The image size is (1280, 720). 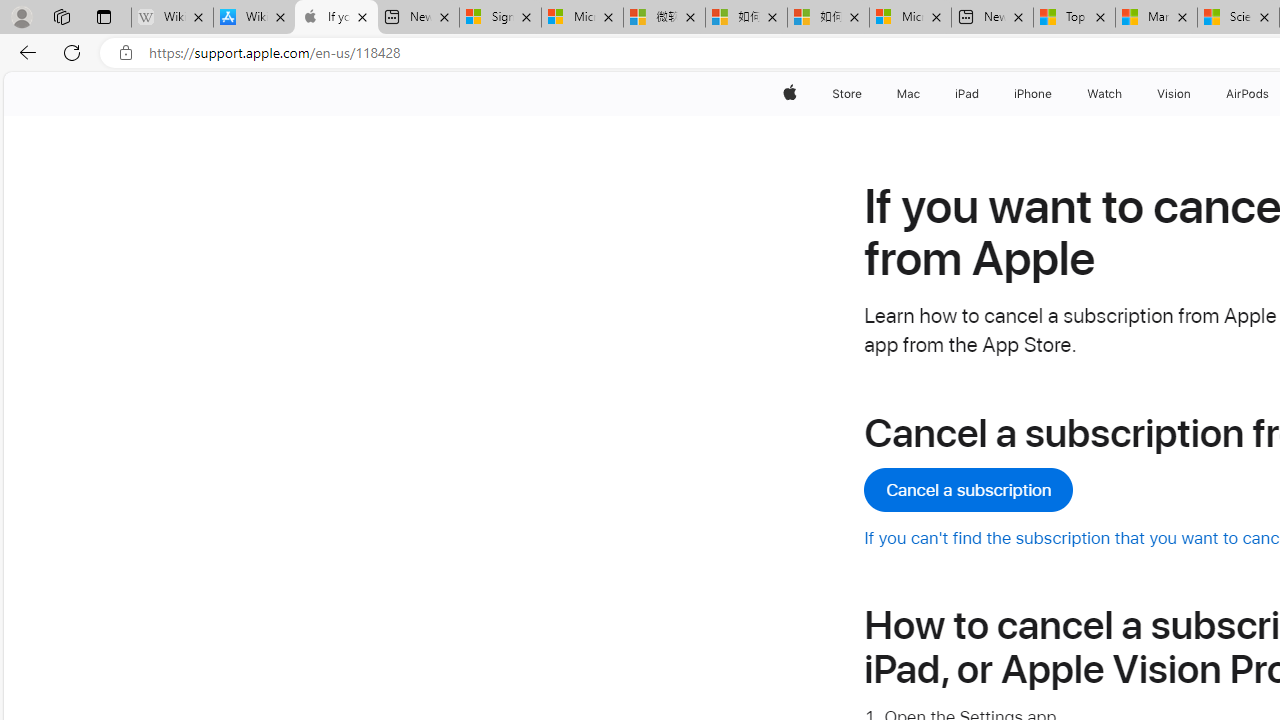 I want to click on 'Watch', so click(x=1104, y=93).